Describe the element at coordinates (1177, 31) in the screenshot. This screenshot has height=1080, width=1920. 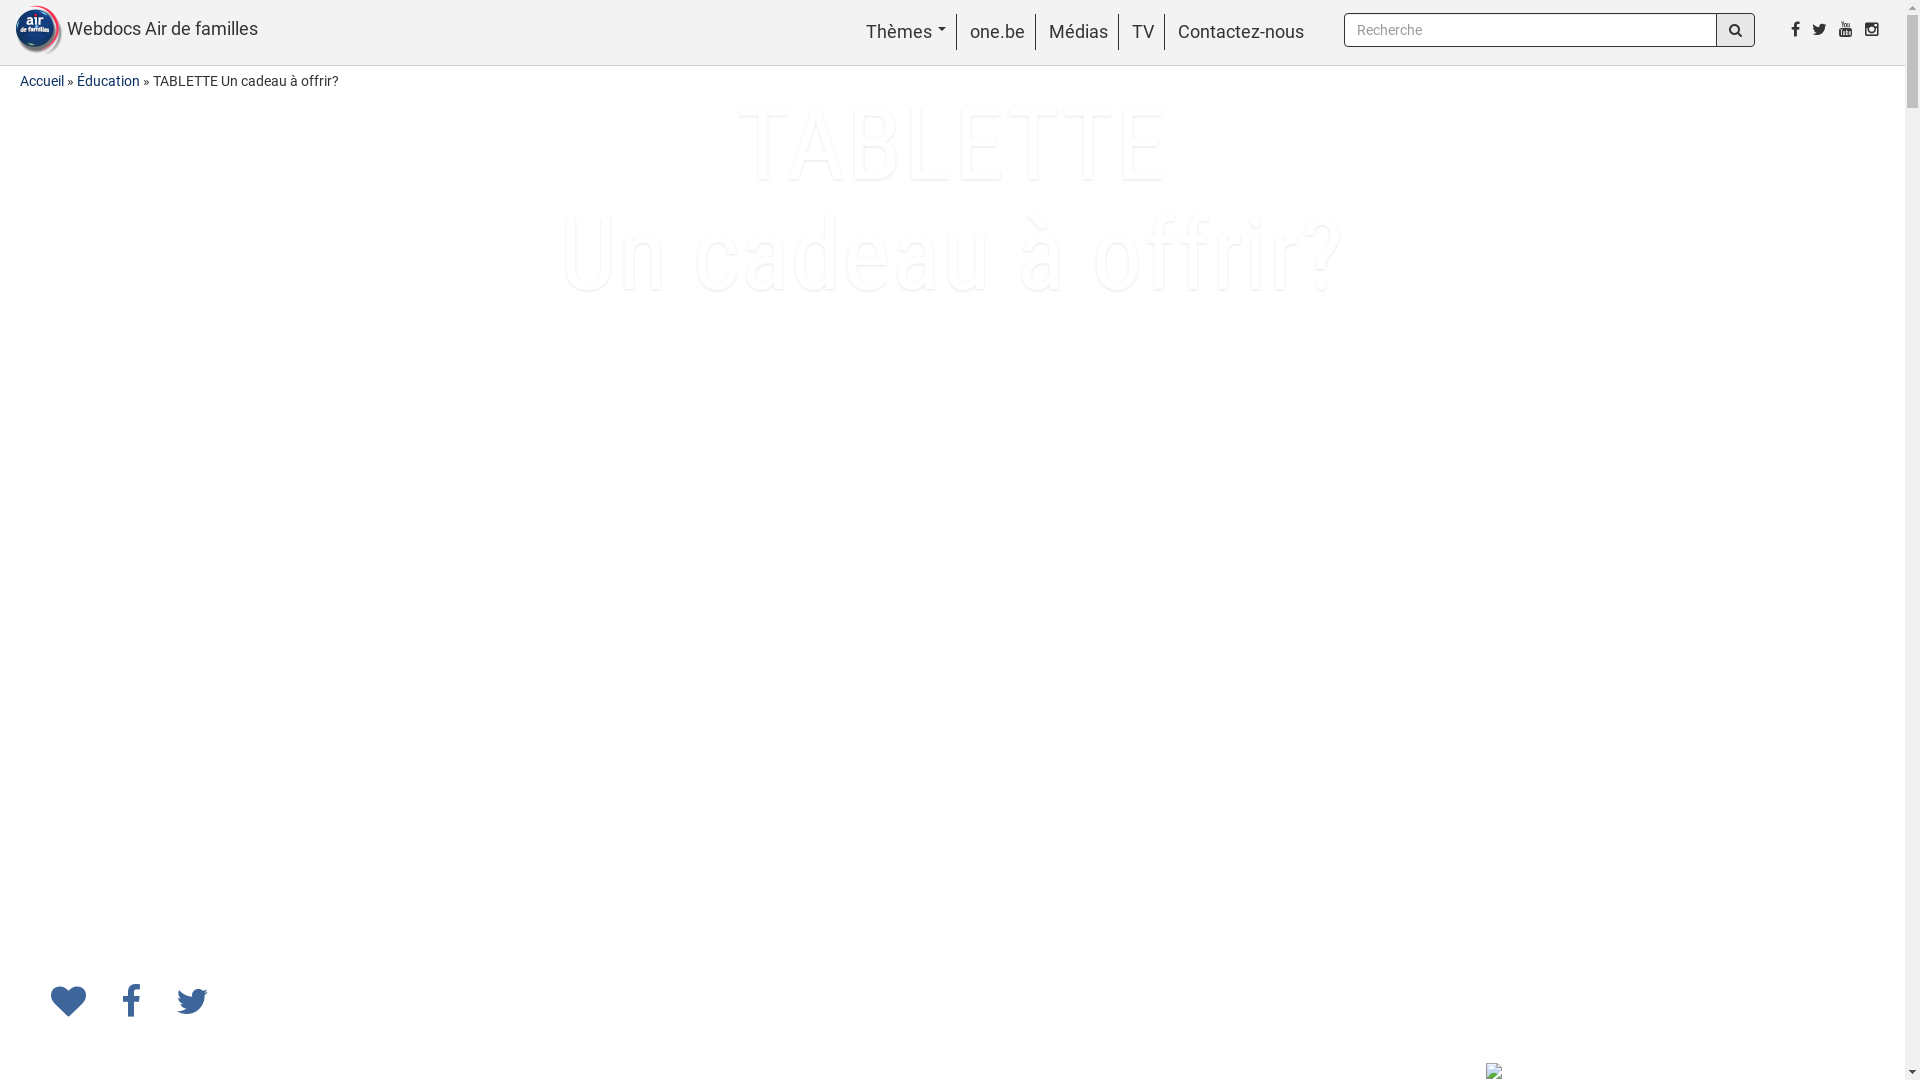
I see `'Contactez-nous'` at that location.